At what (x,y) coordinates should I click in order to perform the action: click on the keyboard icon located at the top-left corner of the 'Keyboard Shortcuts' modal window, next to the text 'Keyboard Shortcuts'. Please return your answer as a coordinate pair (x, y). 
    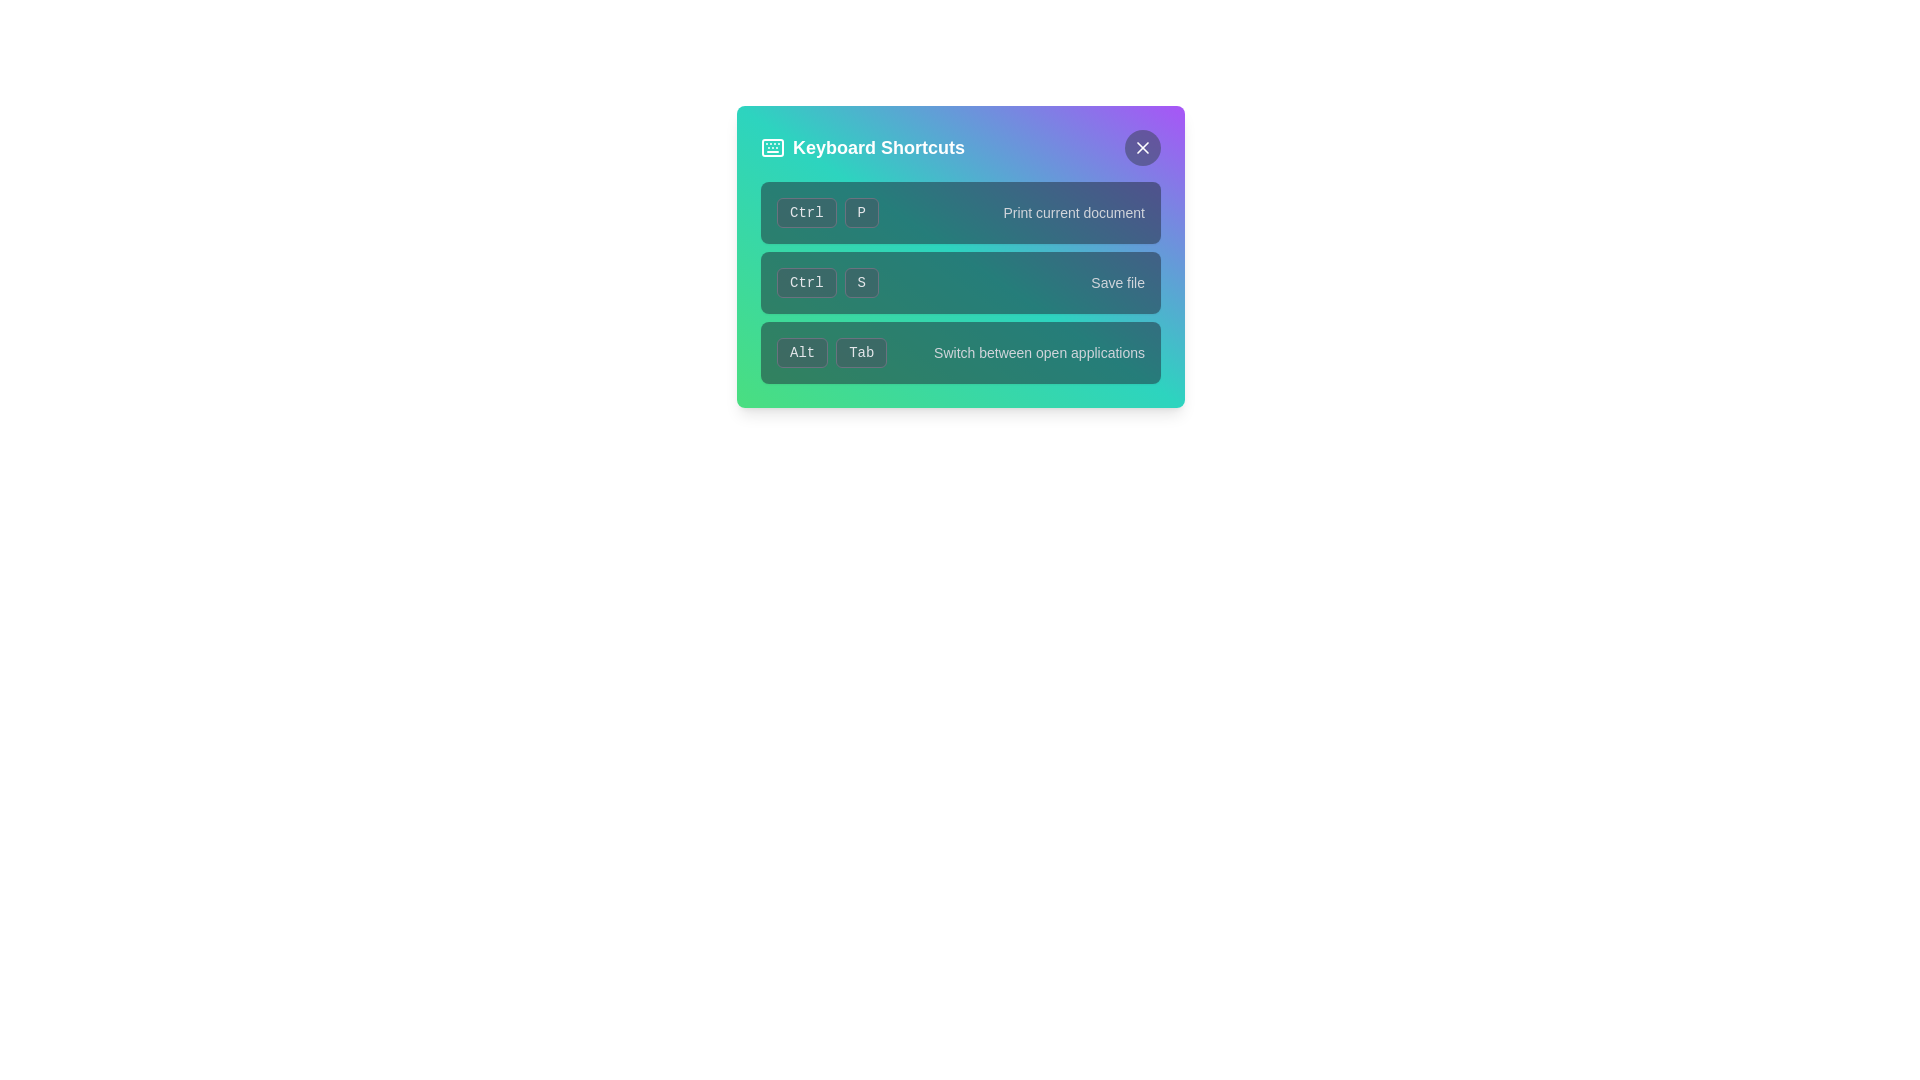
    Looking at the image, I should click on (771, 146).